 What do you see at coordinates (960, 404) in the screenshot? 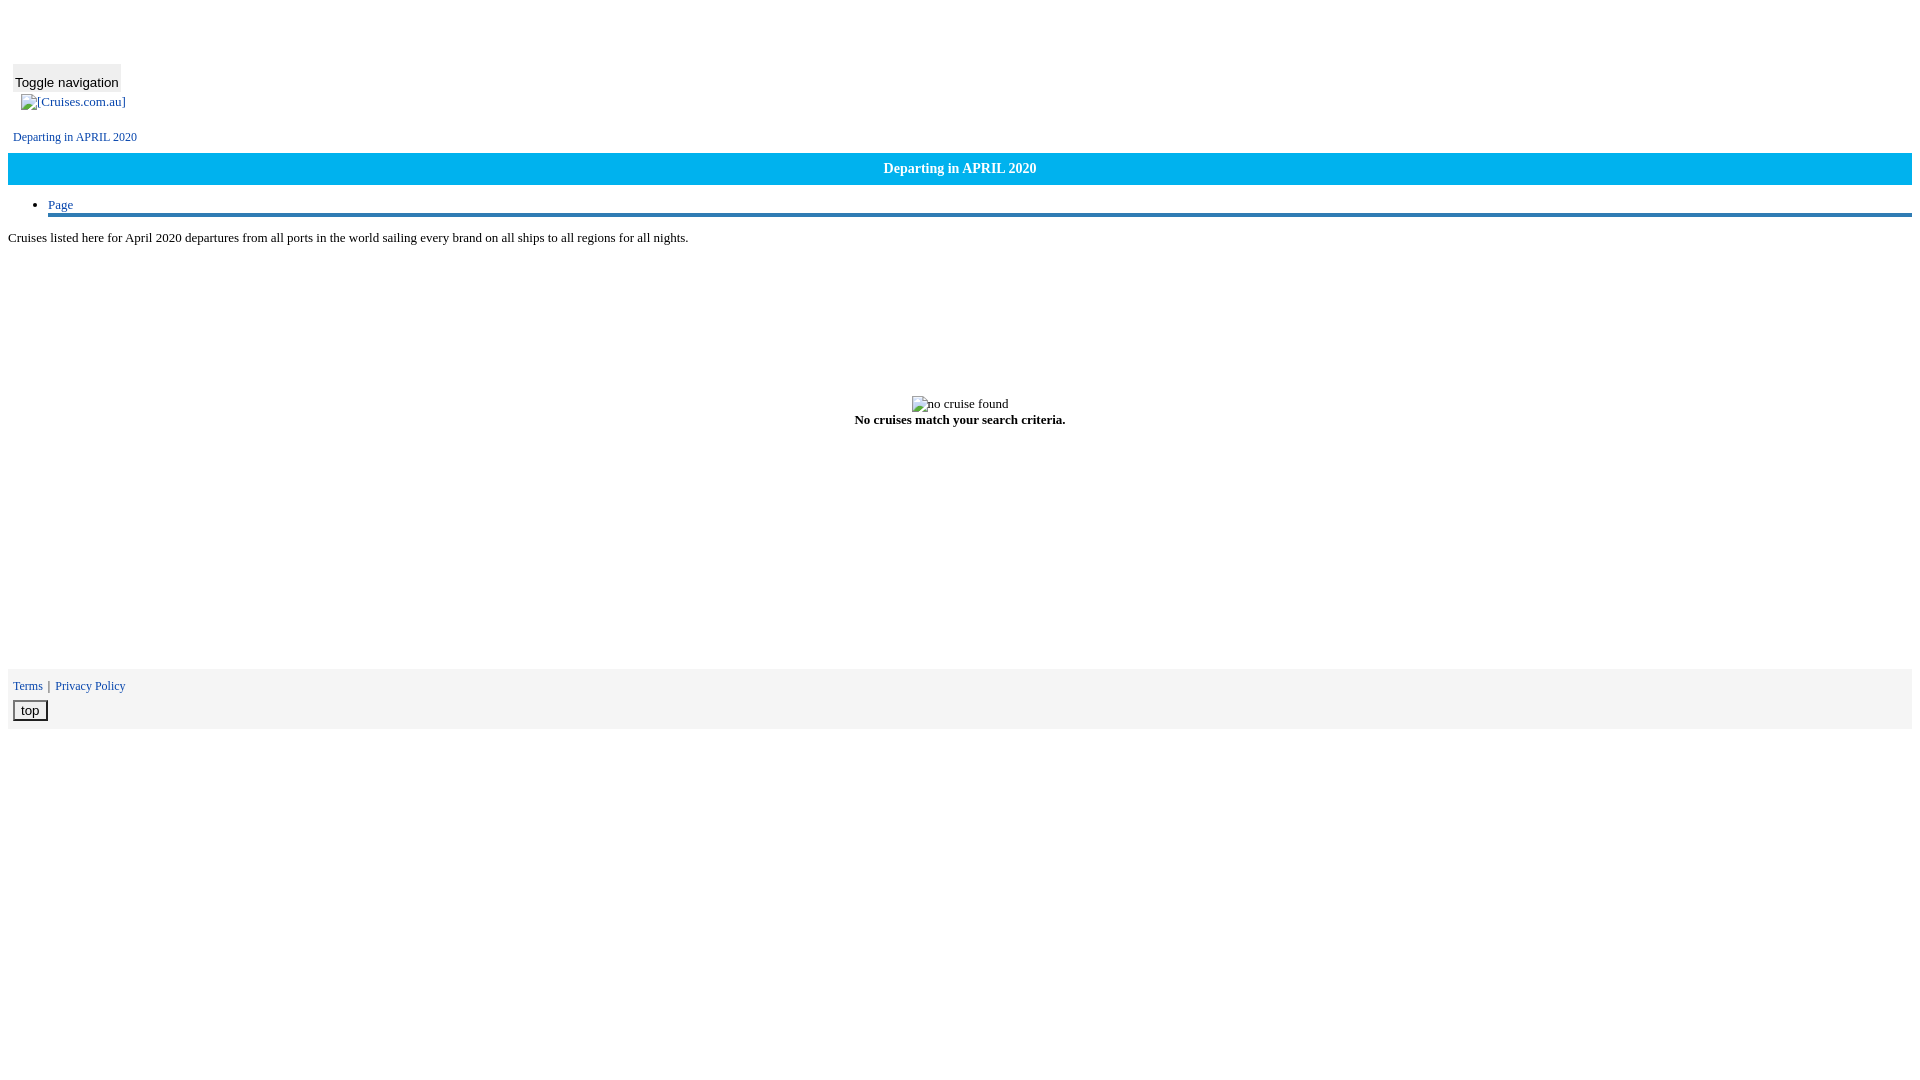
I see `'[Ozcruising.com.au]-no cruise found'` at bounding box center [960, 404].